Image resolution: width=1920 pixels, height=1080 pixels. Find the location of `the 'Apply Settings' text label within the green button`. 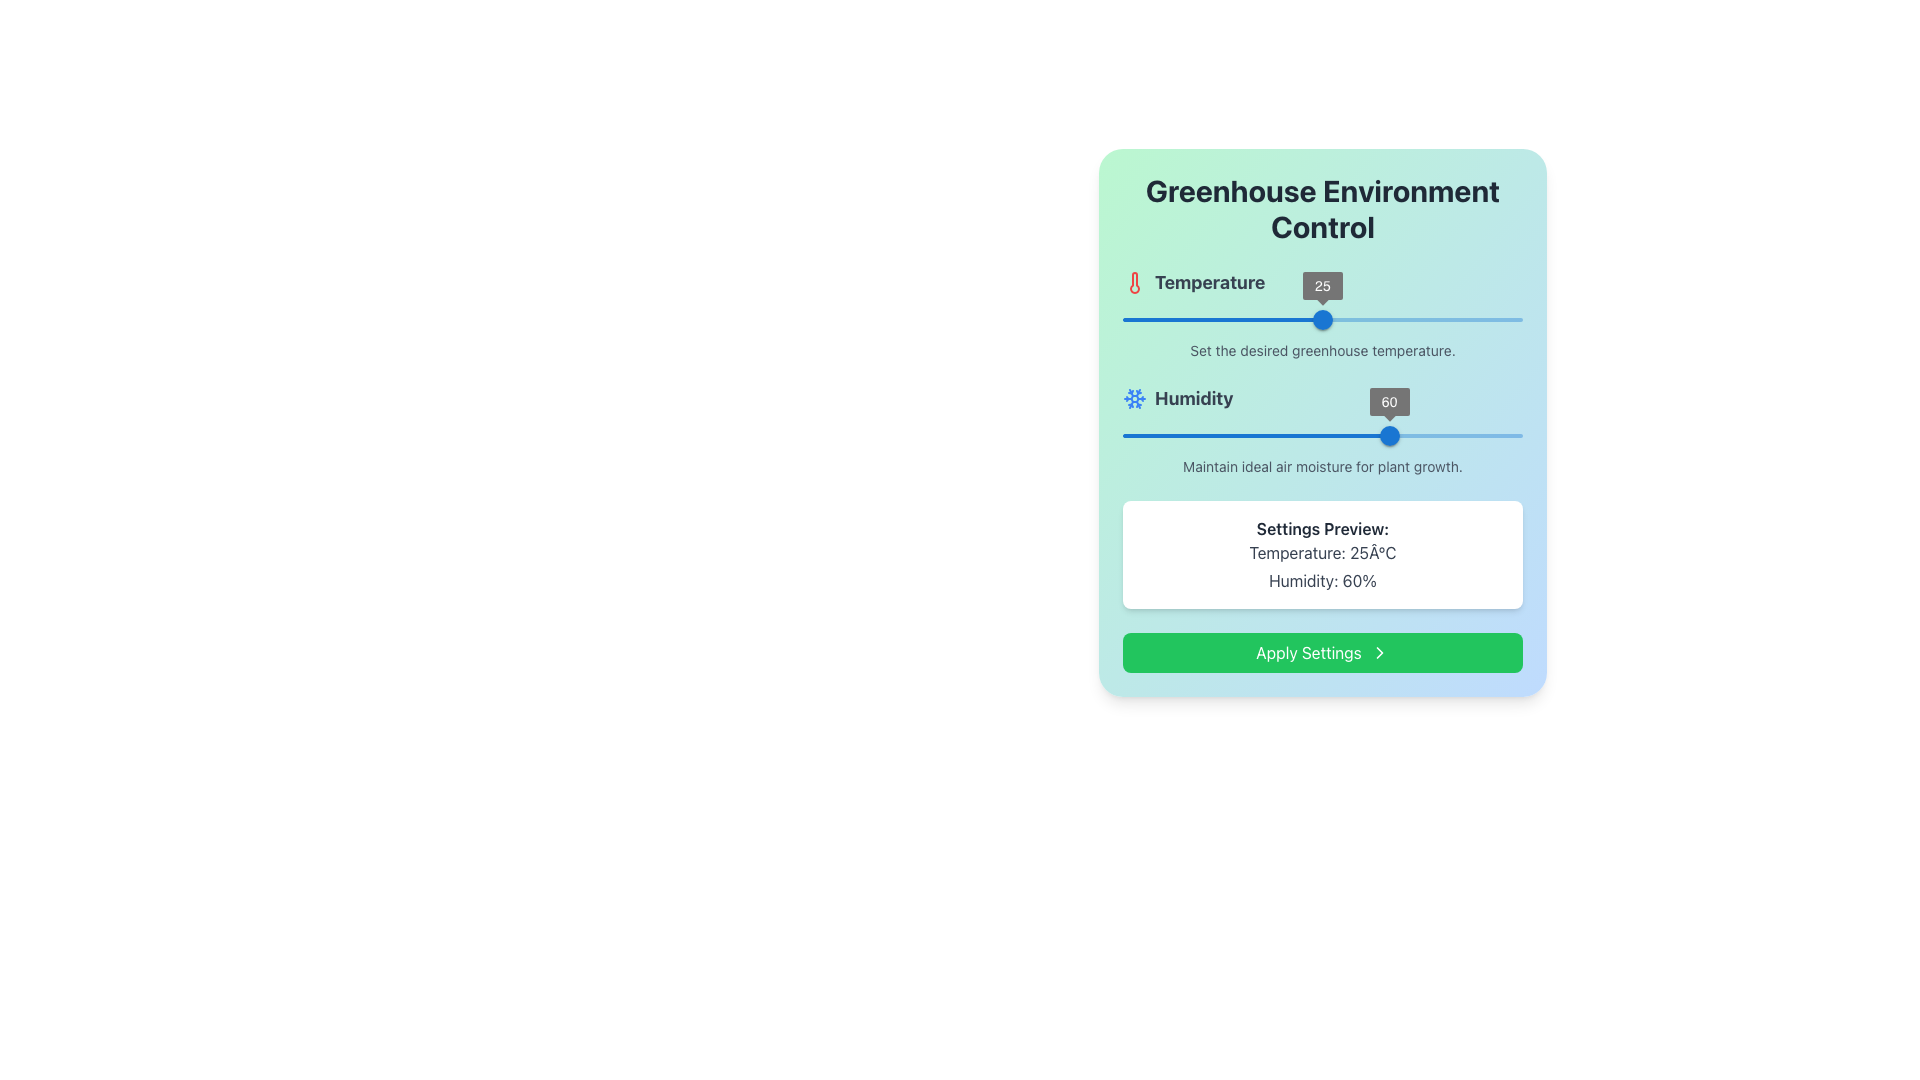

the 'Apply Settings' text label within the green button is located at coordinates (1309, 652).